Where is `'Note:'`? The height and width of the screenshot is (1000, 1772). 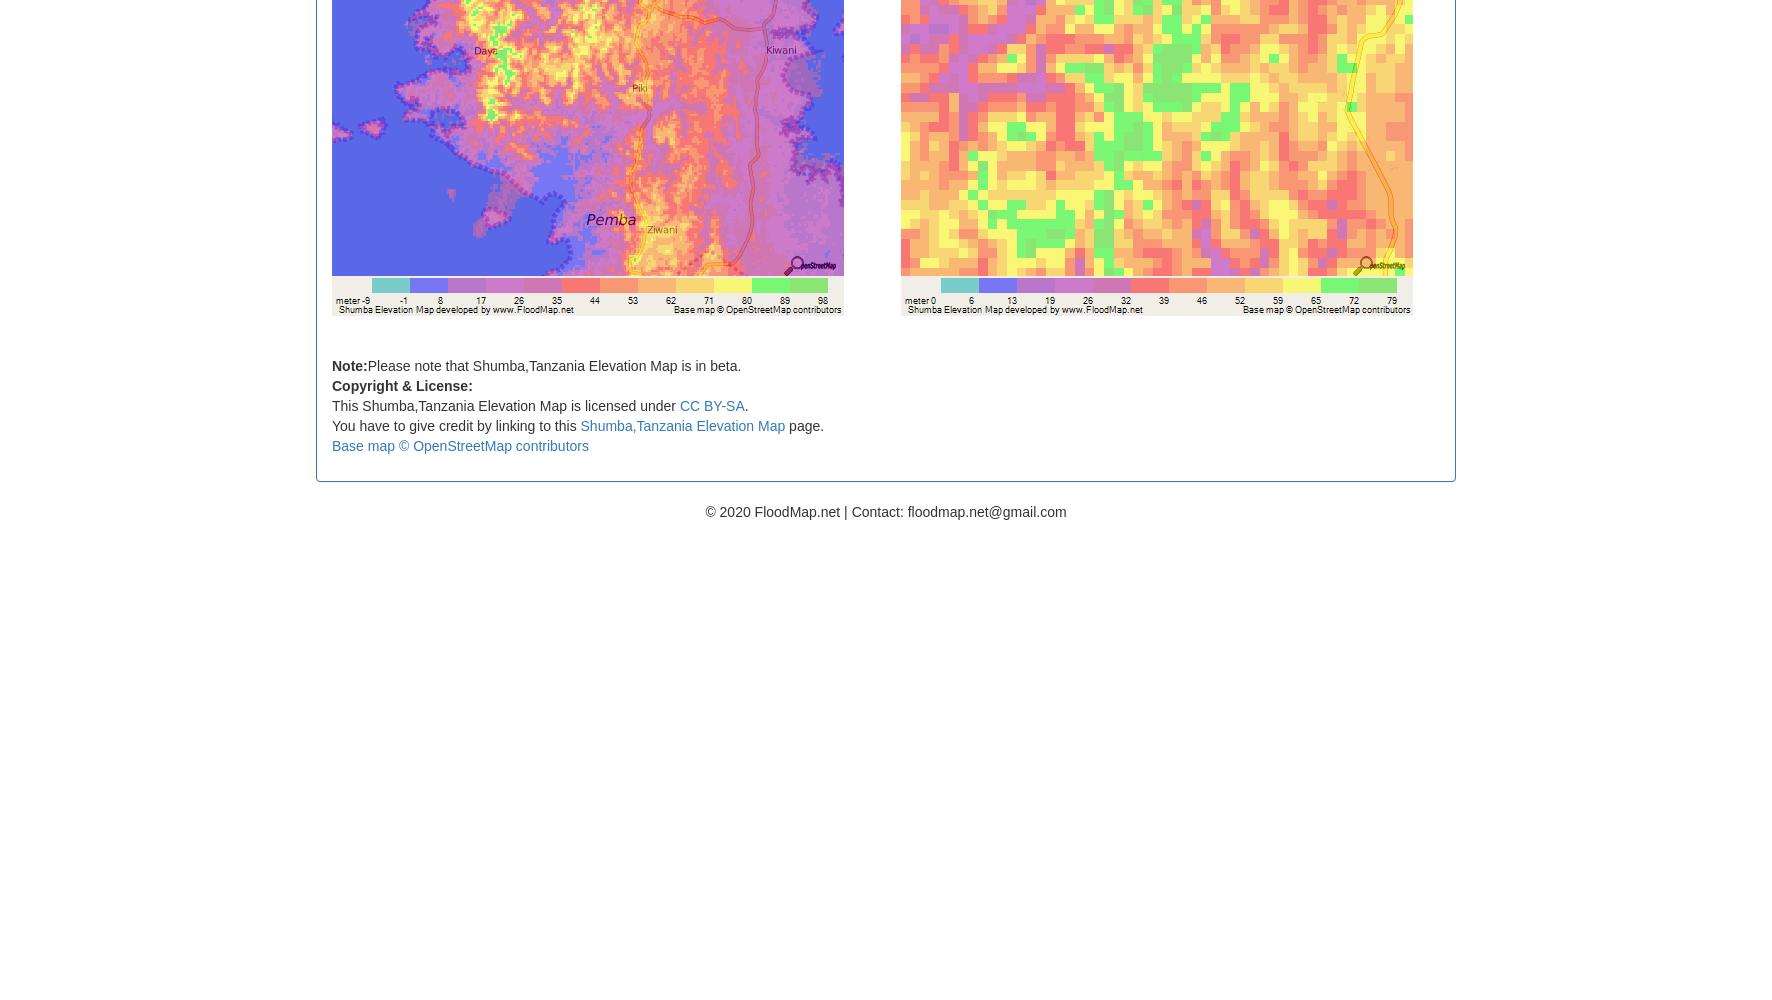 'Note:' is located at coordinates (331, 364).